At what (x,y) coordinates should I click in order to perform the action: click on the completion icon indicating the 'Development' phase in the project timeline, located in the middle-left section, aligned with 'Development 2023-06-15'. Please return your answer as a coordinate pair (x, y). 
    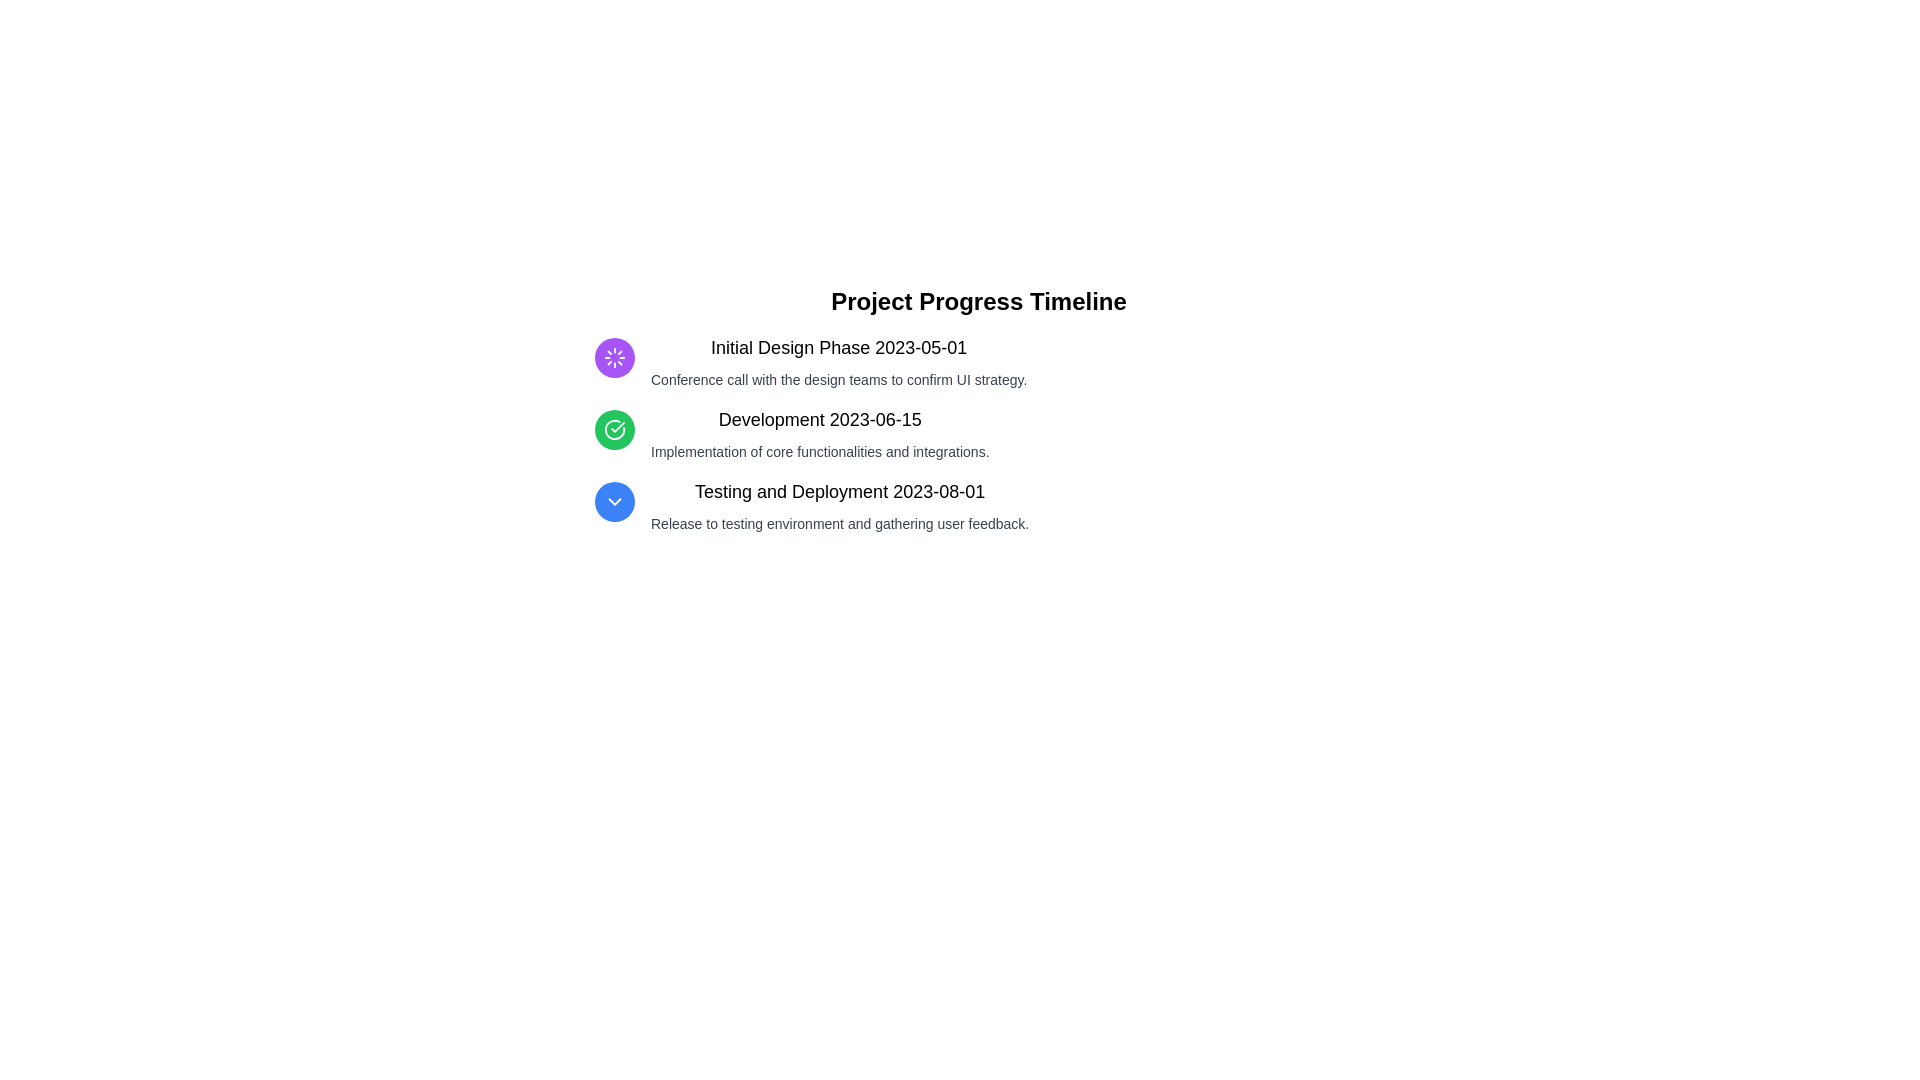
    Looking at the image, I should click on (613, 428).